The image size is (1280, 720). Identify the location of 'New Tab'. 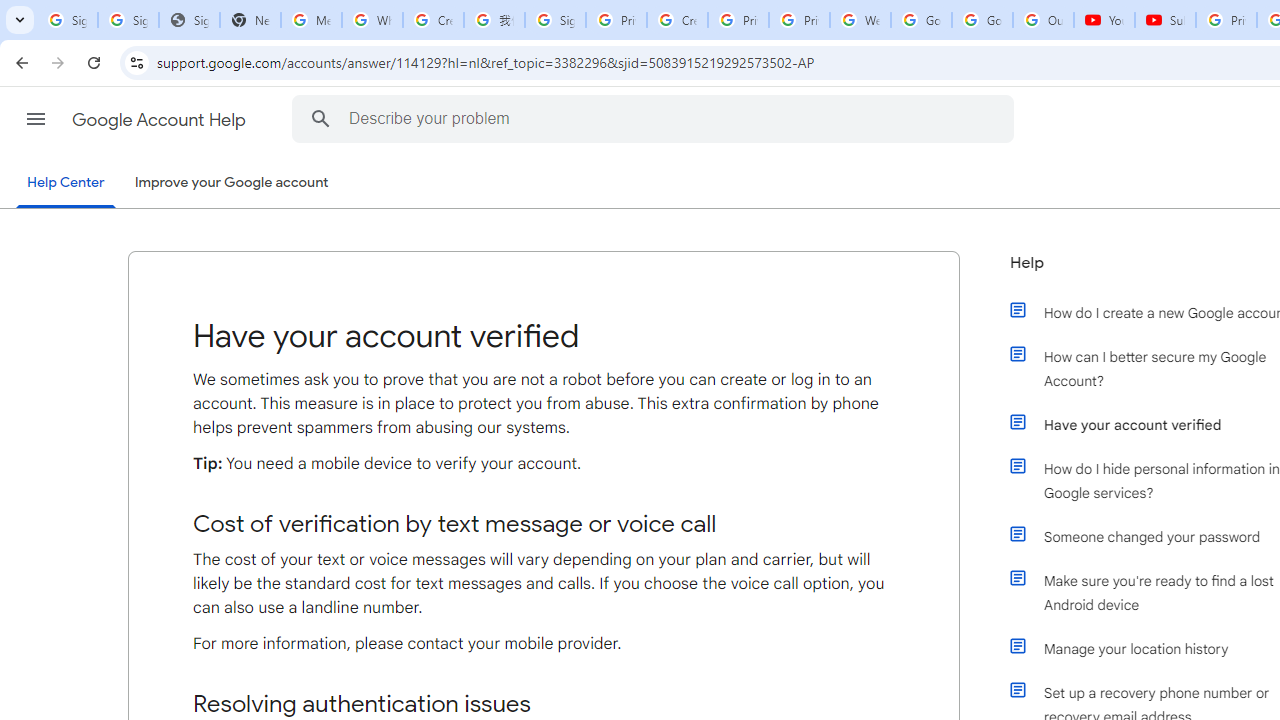
(249, 20).